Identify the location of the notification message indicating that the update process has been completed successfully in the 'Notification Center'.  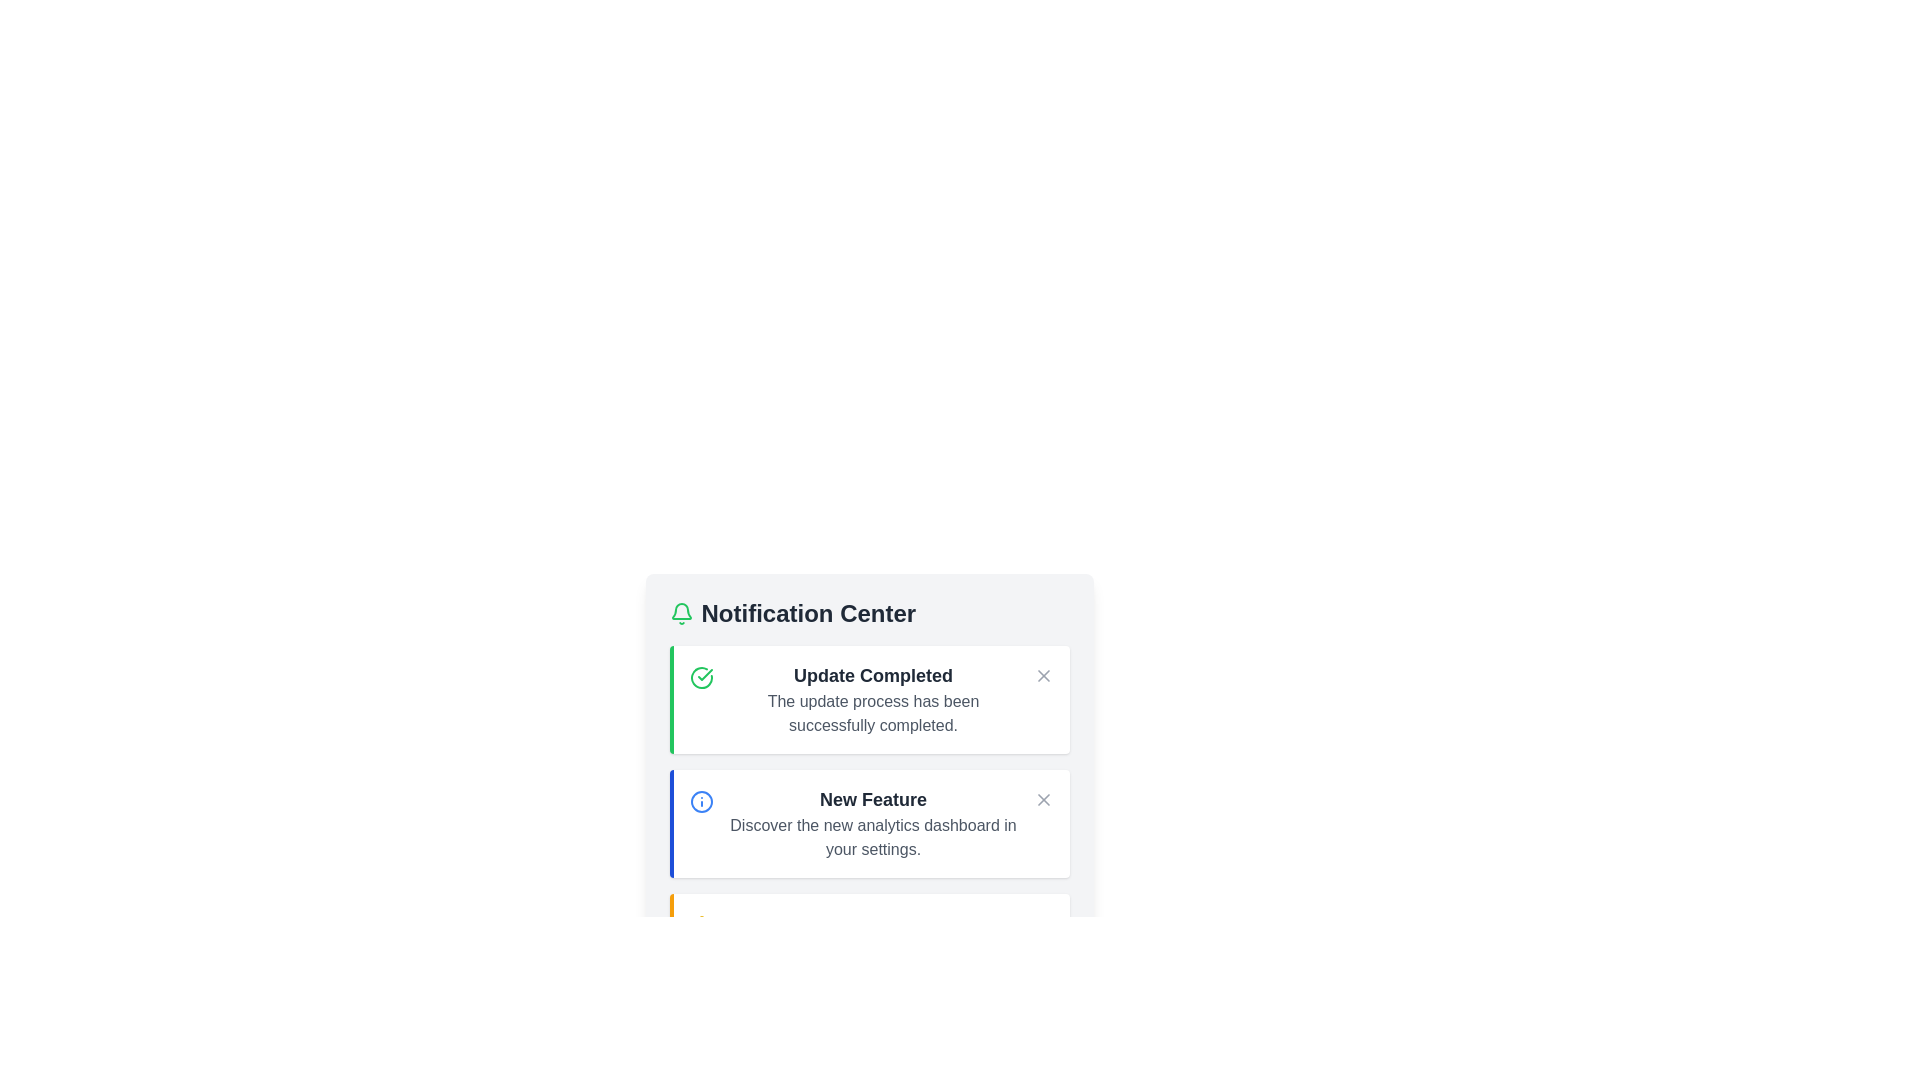
(873, 698).